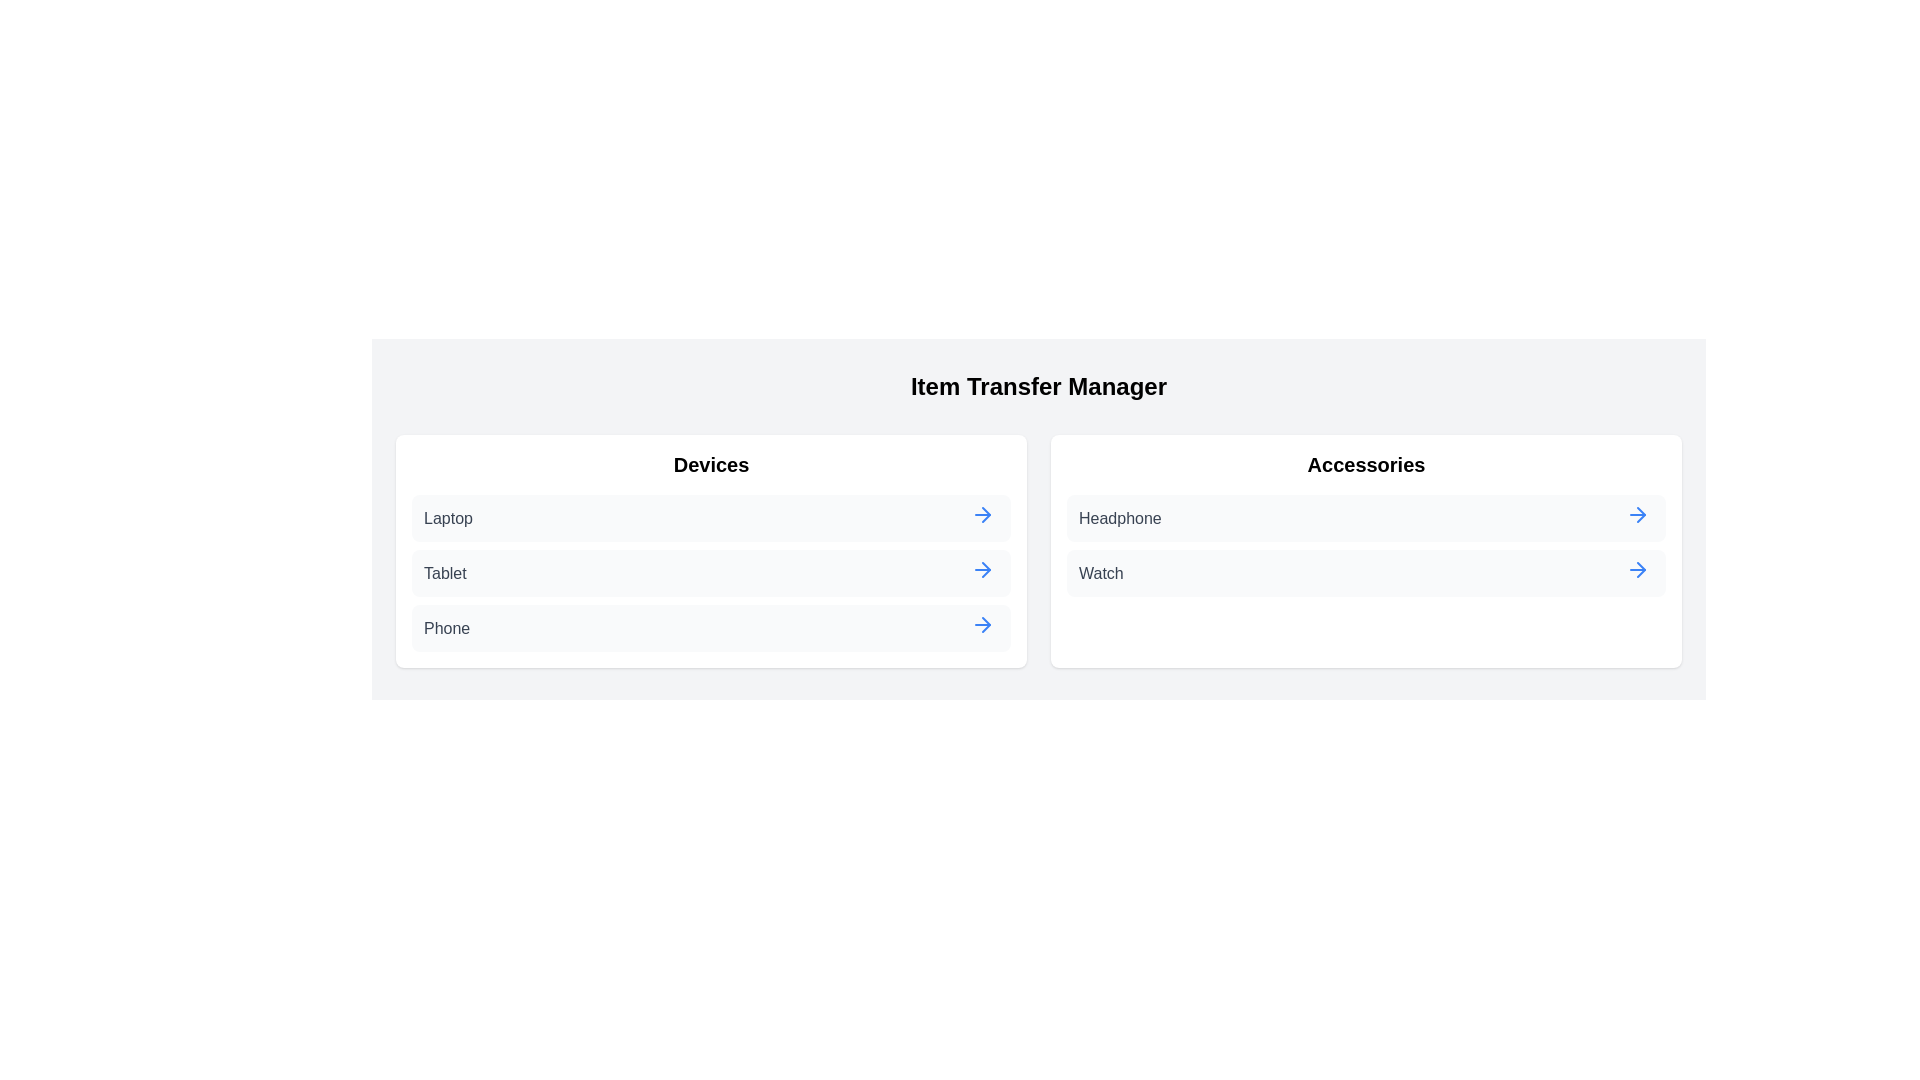 This screenshot has width=1920, height=1080. I want to click on arrow button next to the item Watch in the category Accessories to transfer it to the other category, so click(1637, 570).